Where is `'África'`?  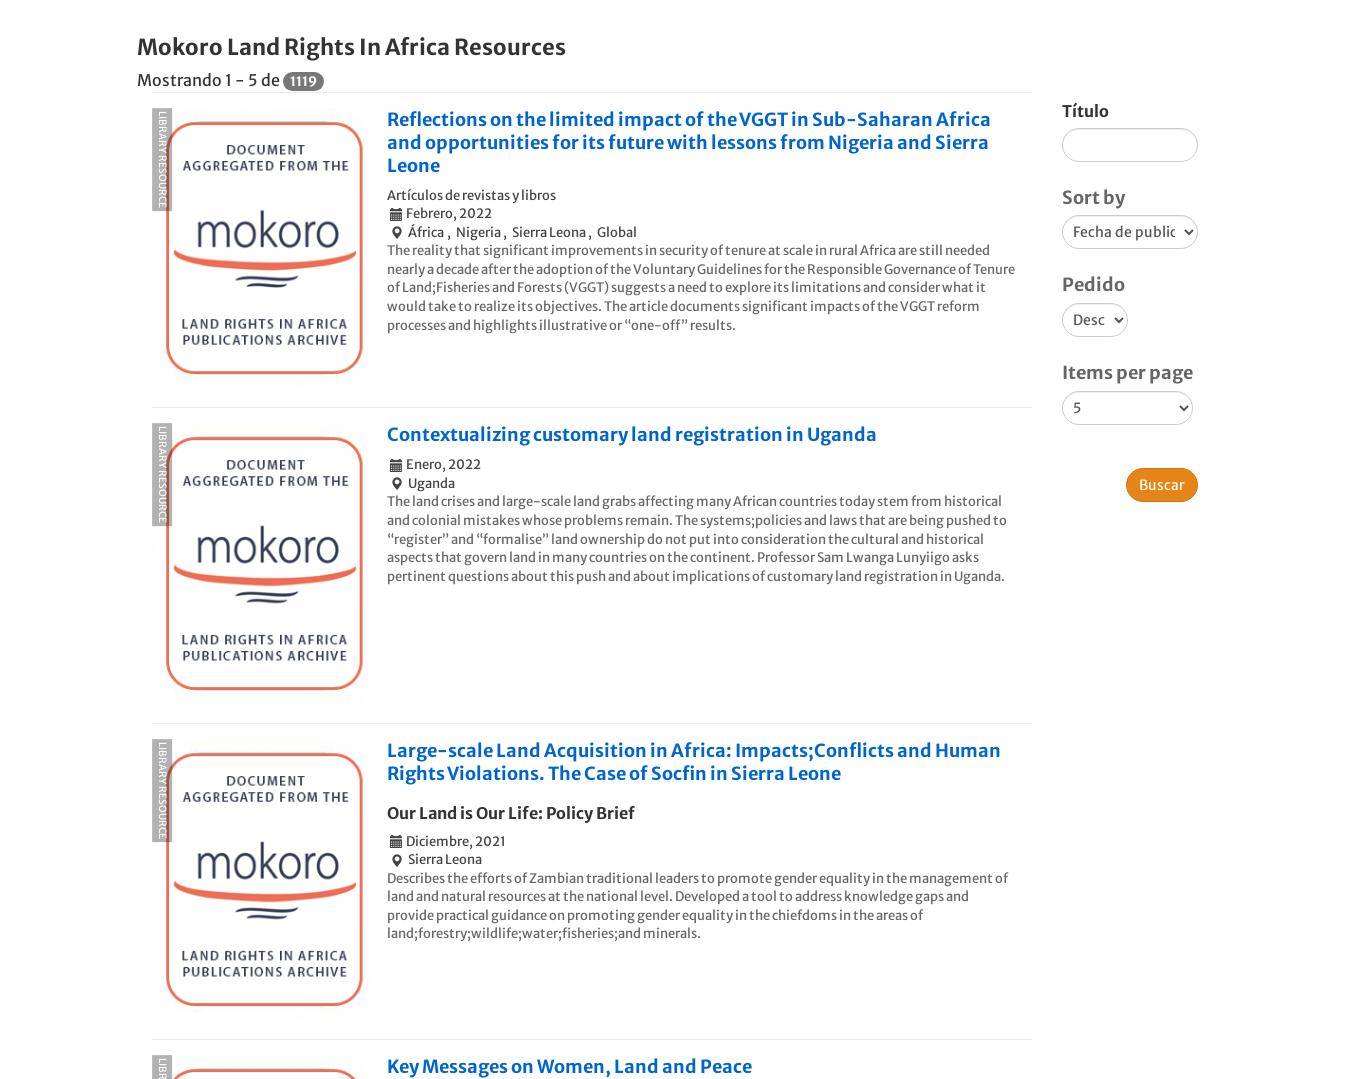
'África' is located at coordinates (425, 230).